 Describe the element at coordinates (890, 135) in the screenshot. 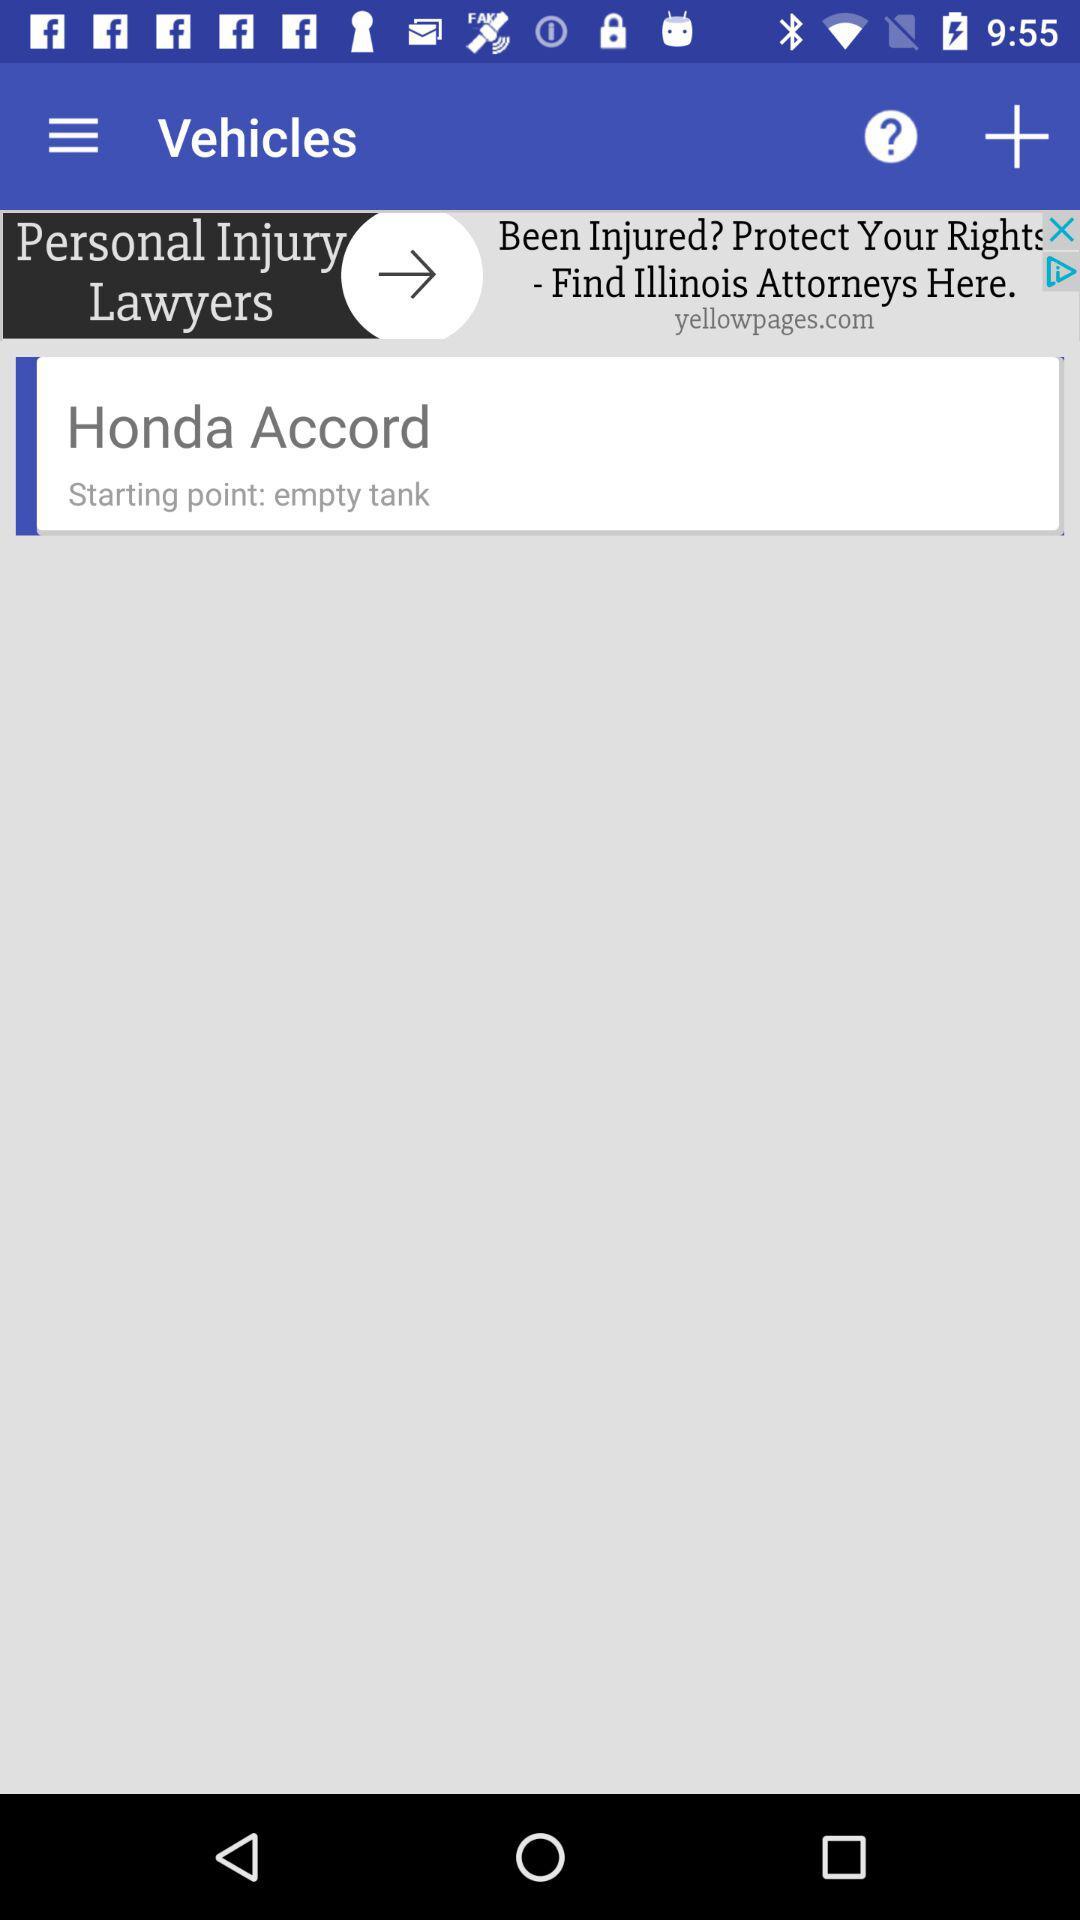

I see `show help` at that location.